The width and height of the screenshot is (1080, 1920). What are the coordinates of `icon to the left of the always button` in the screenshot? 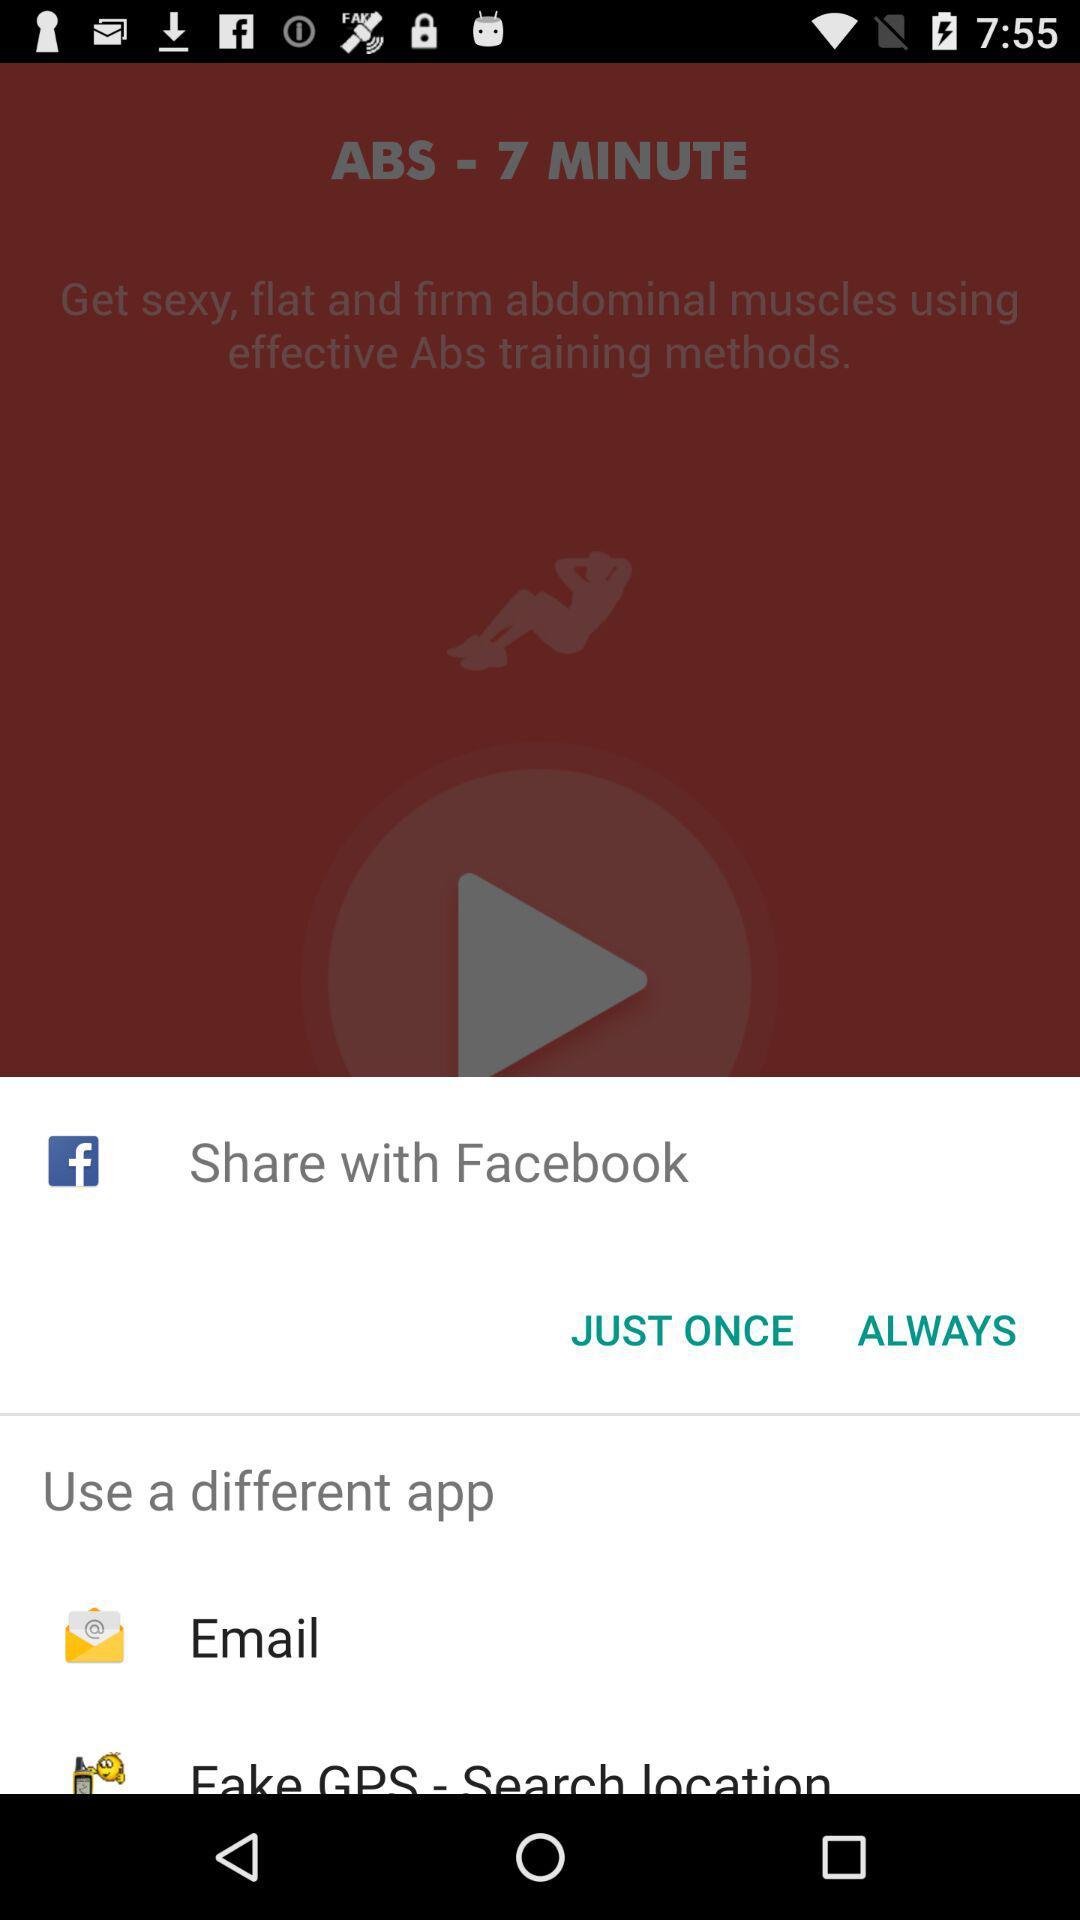 It's located at (681, 1329).